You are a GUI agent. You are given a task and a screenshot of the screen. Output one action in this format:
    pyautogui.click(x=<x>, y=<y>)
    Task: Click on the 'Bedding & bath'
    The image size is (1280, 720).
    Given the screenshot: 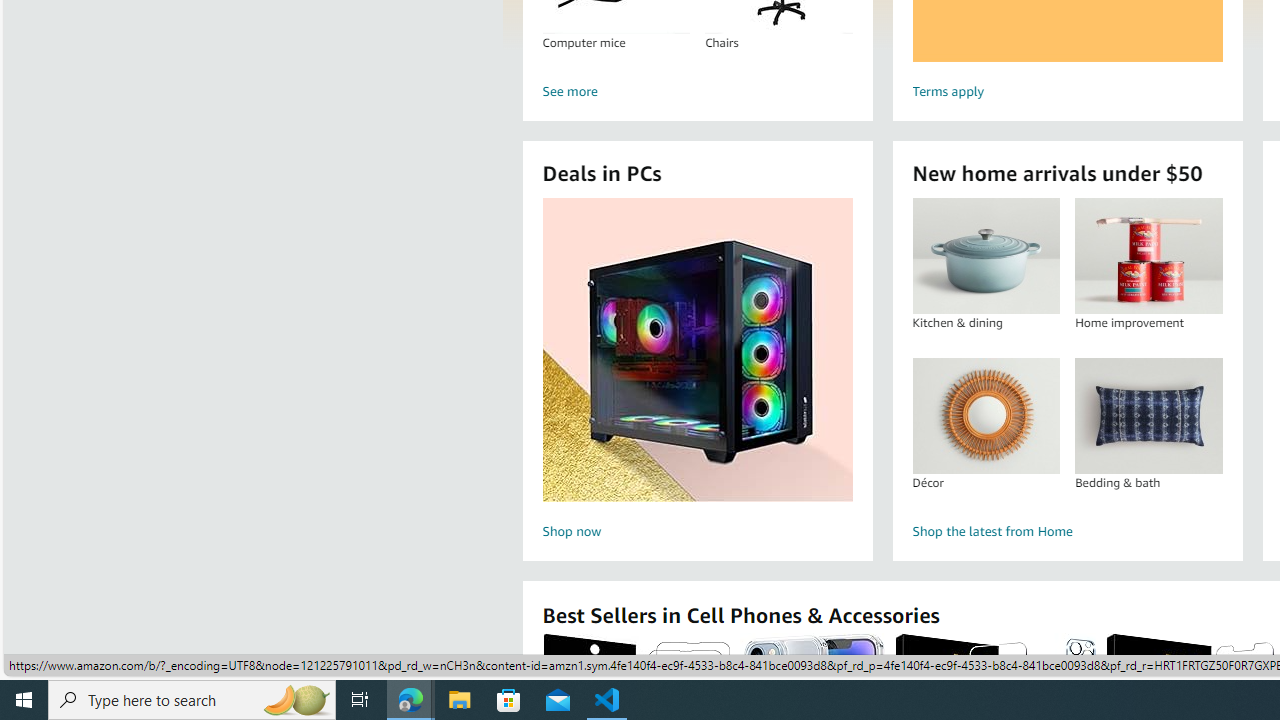 What is the action you would take?
    pyautogui.click(x=1148, y=414)
    